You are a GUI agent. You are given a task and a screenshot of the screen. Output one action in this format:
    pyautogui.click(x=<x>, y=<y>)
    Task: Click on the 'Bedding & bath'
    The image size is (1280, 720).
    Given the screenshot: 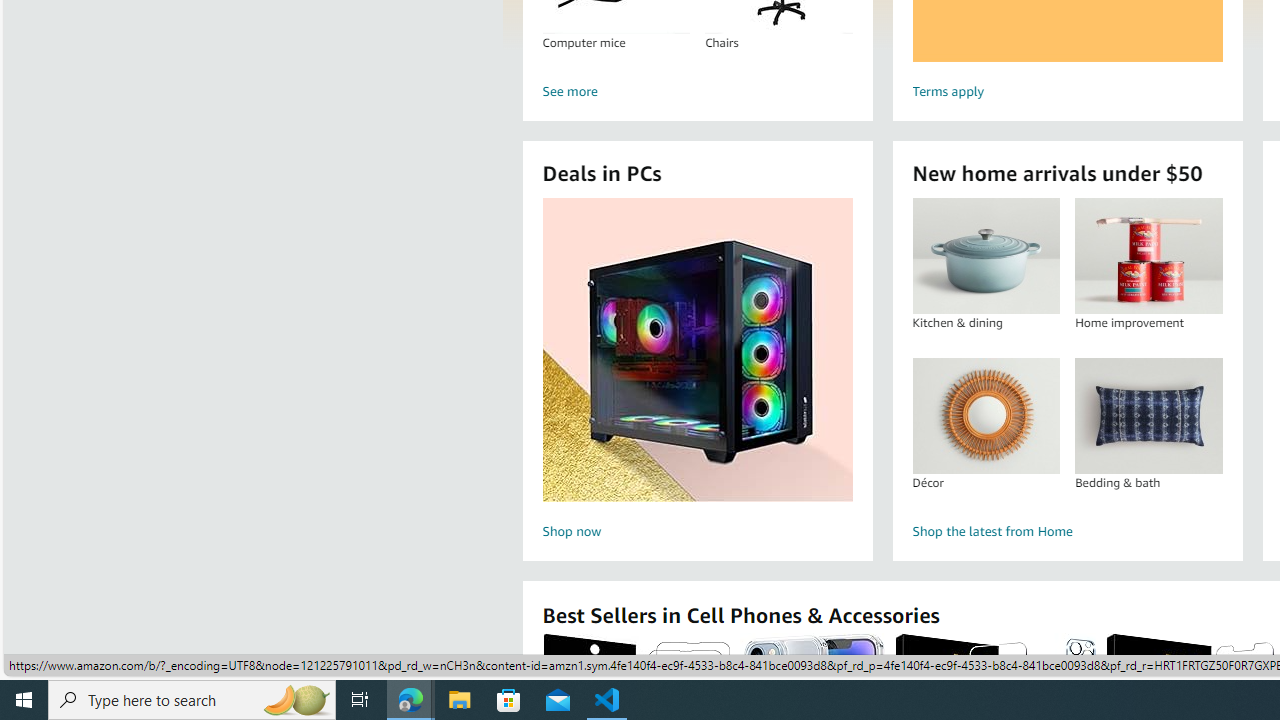 What is the action you would take?
    pyautogui.click(x=1148, y=414)
    